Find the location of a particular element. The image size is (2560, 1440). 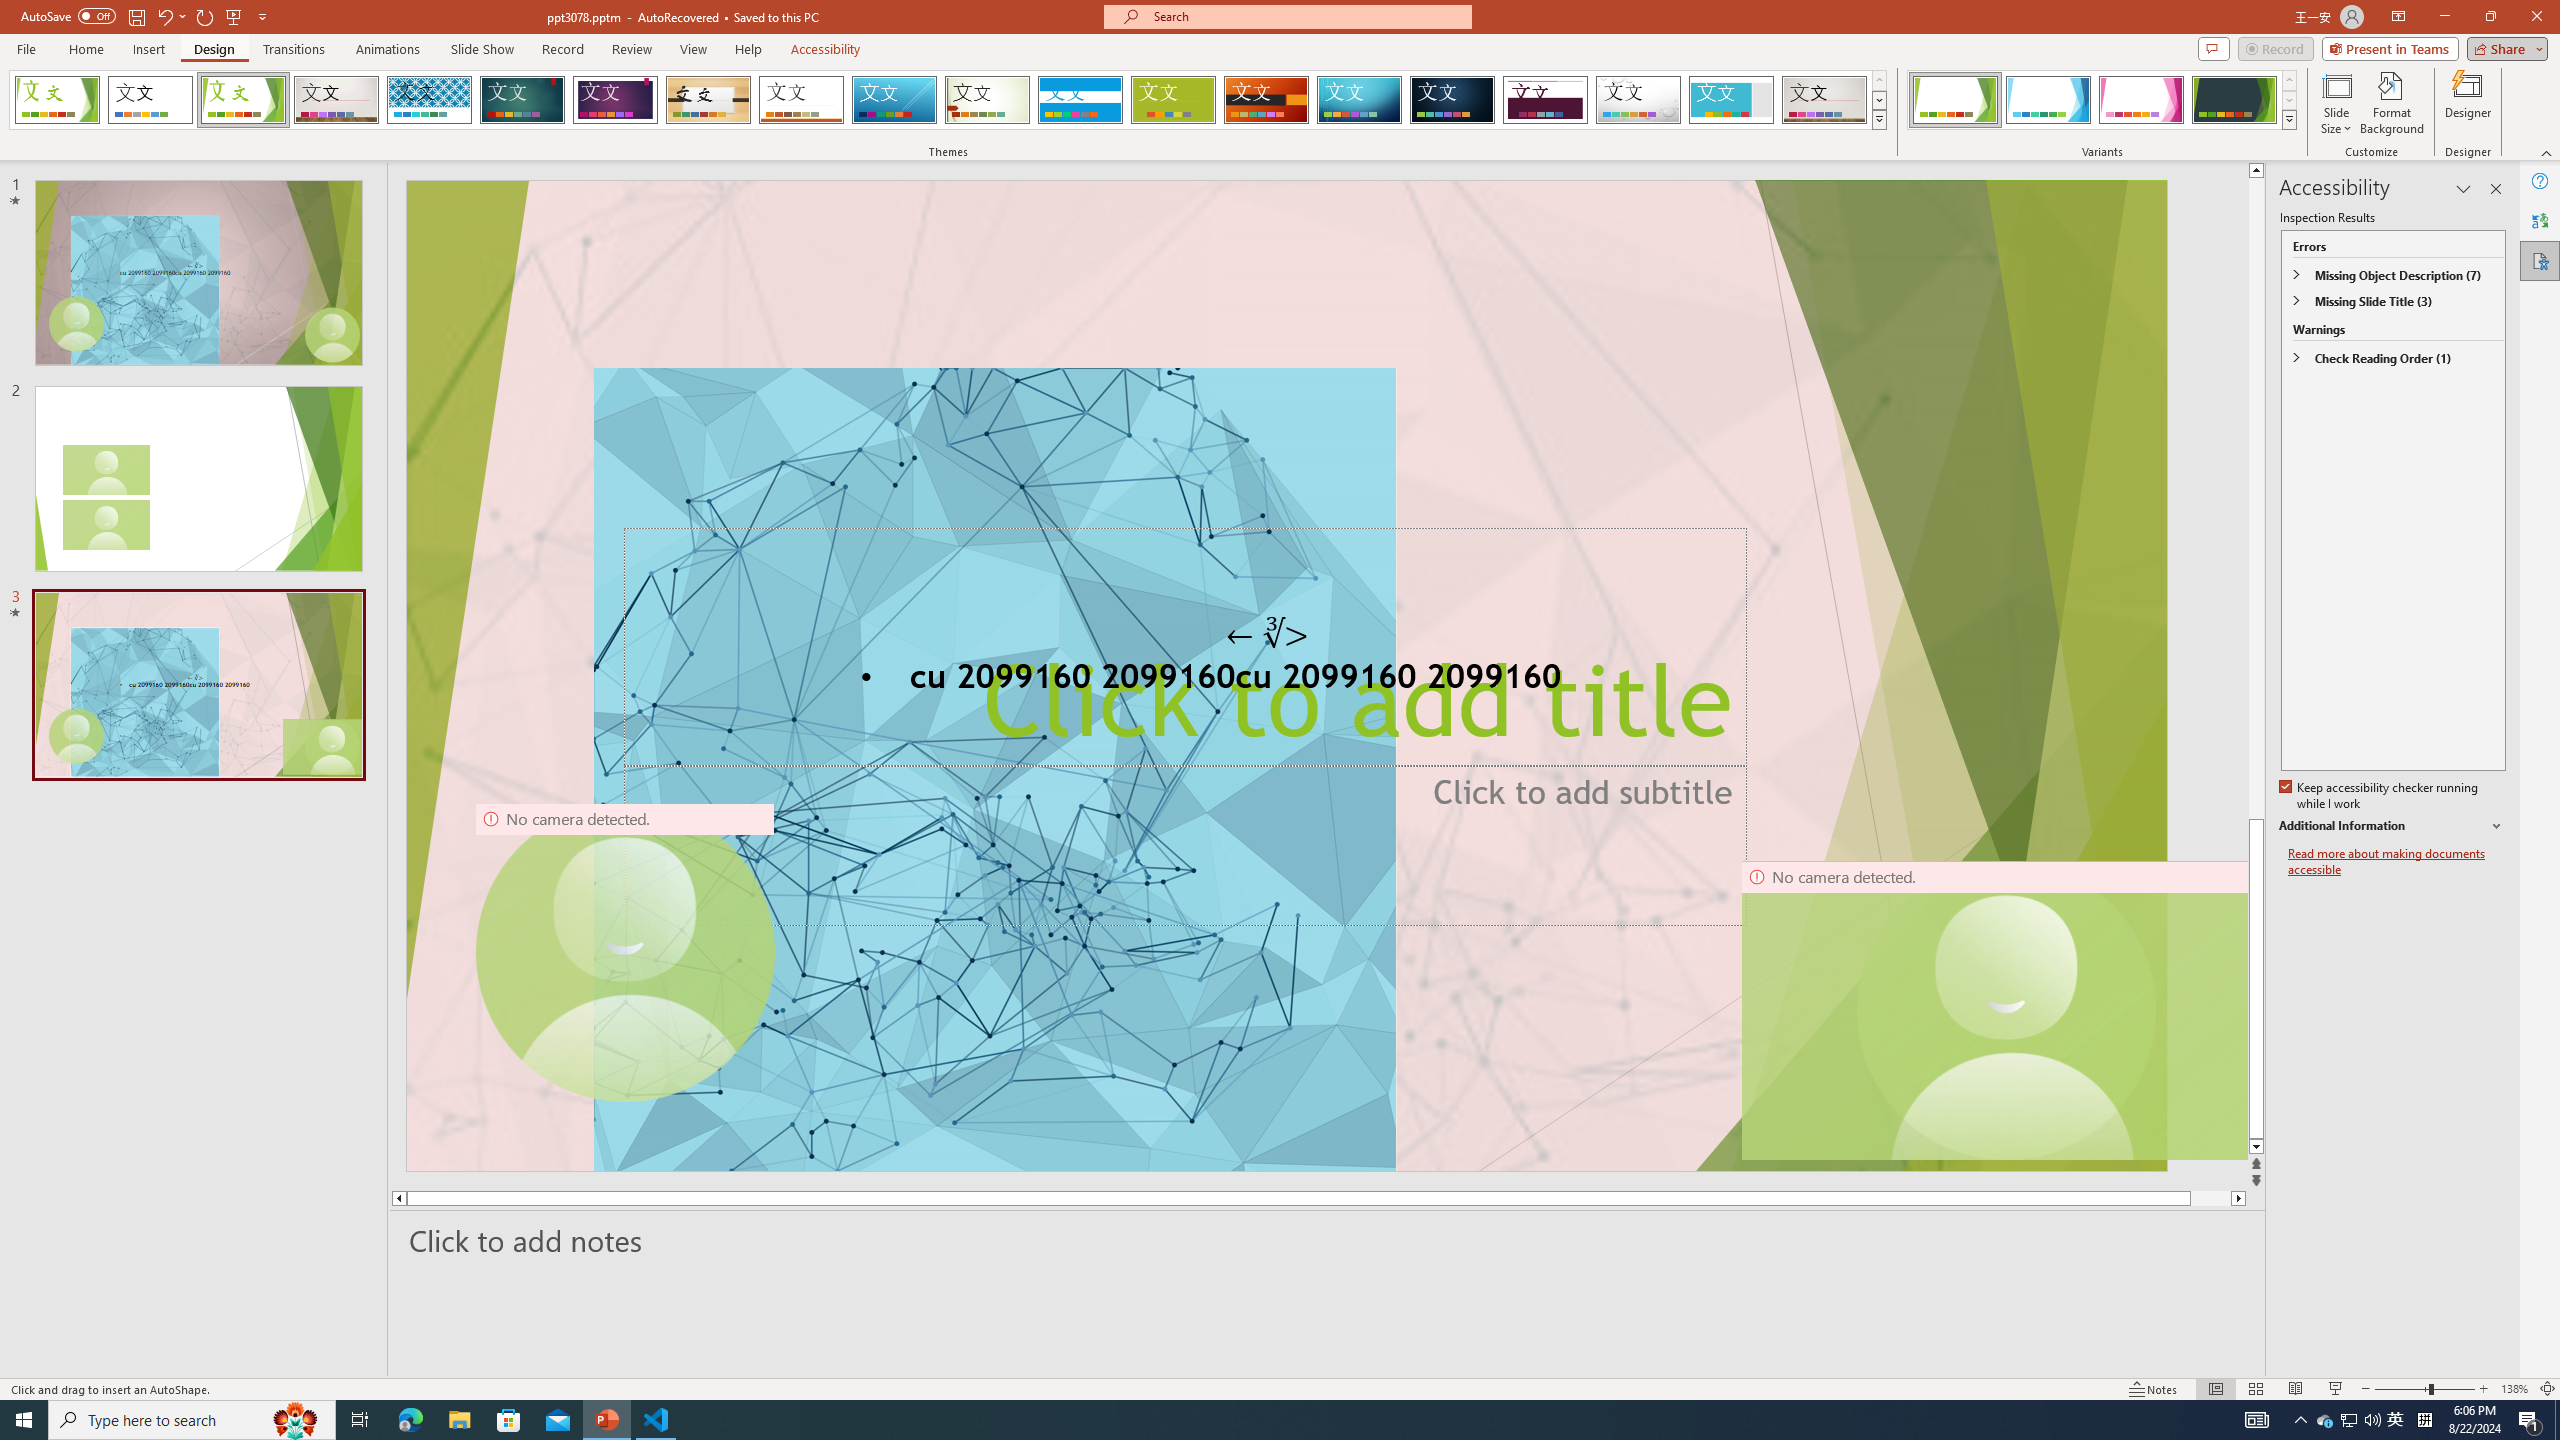

'Banded' is located at coordinates (1080, 99).